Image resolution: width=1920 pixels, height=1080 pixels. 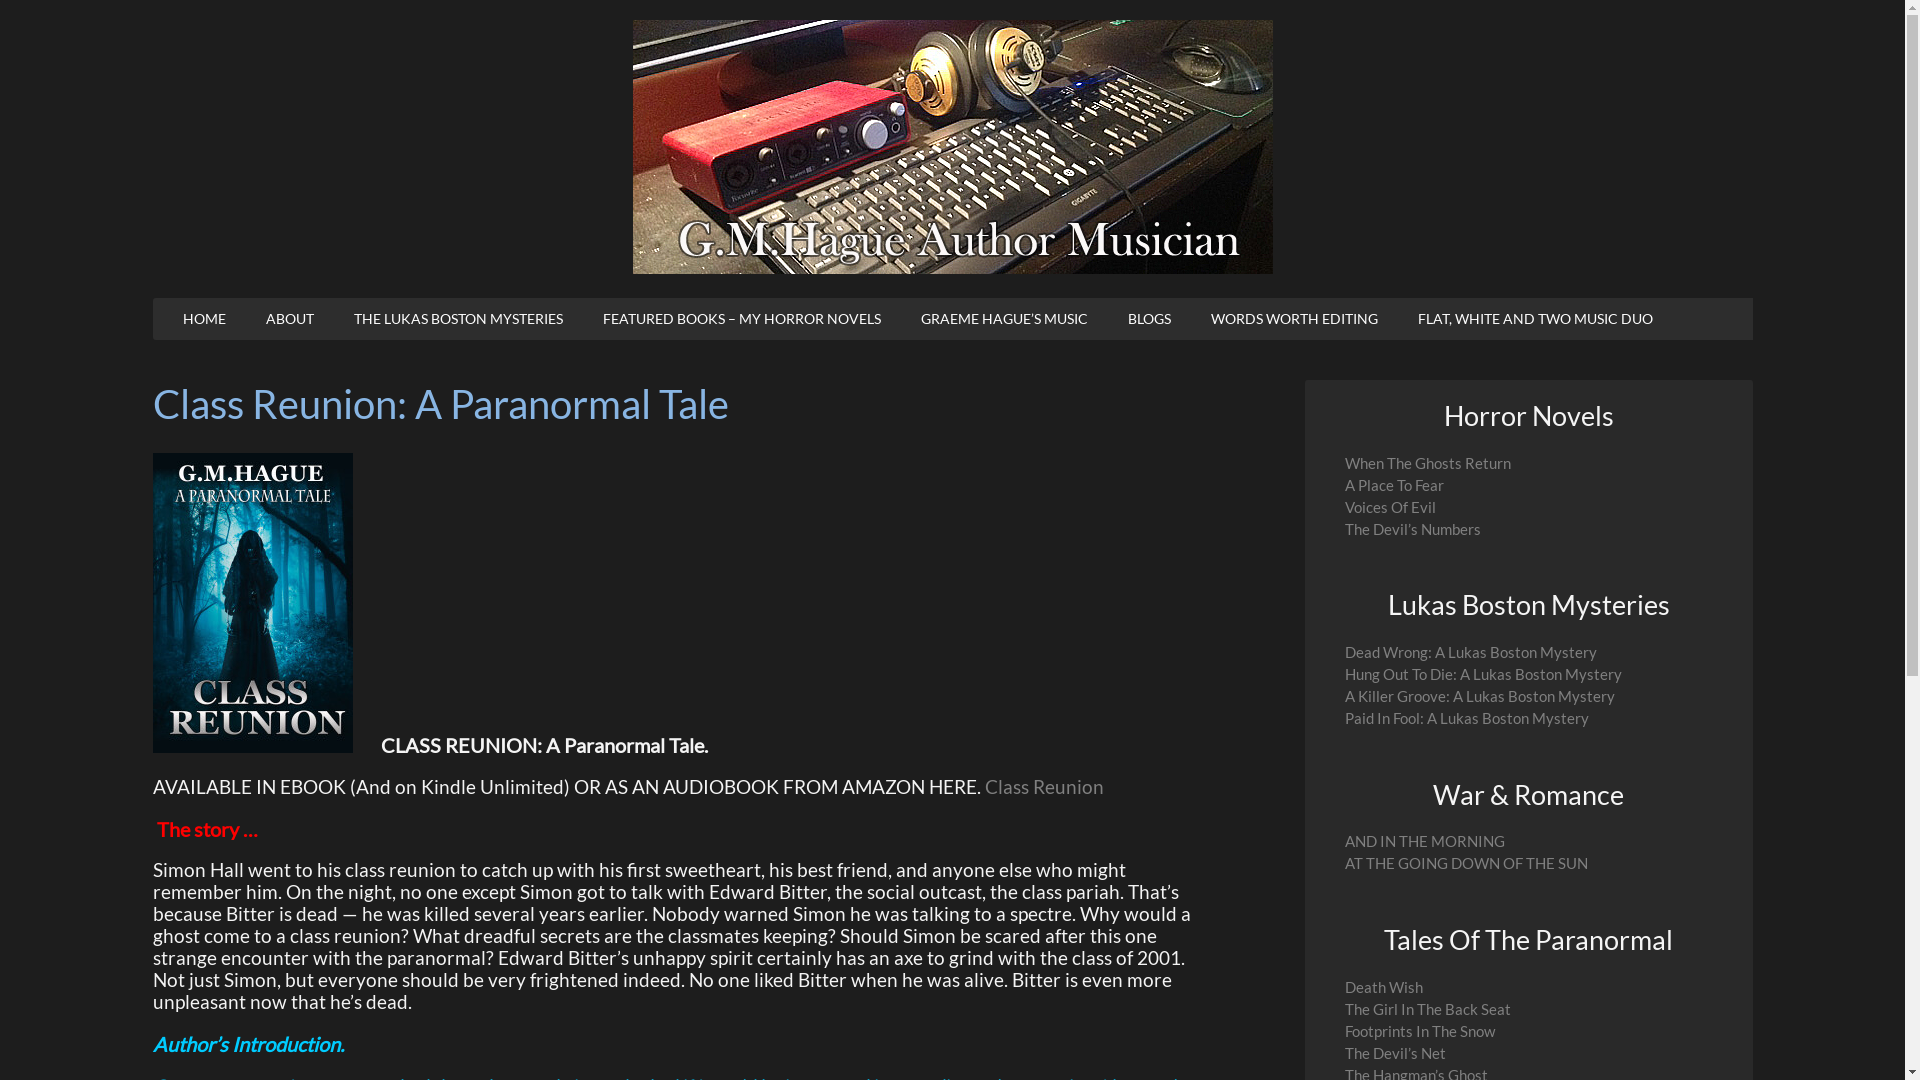 What do you see at coordinates (1425, 463) in the screenshot?
I see `'When The Ghosts Return'` at bounding box center [1425, 463].